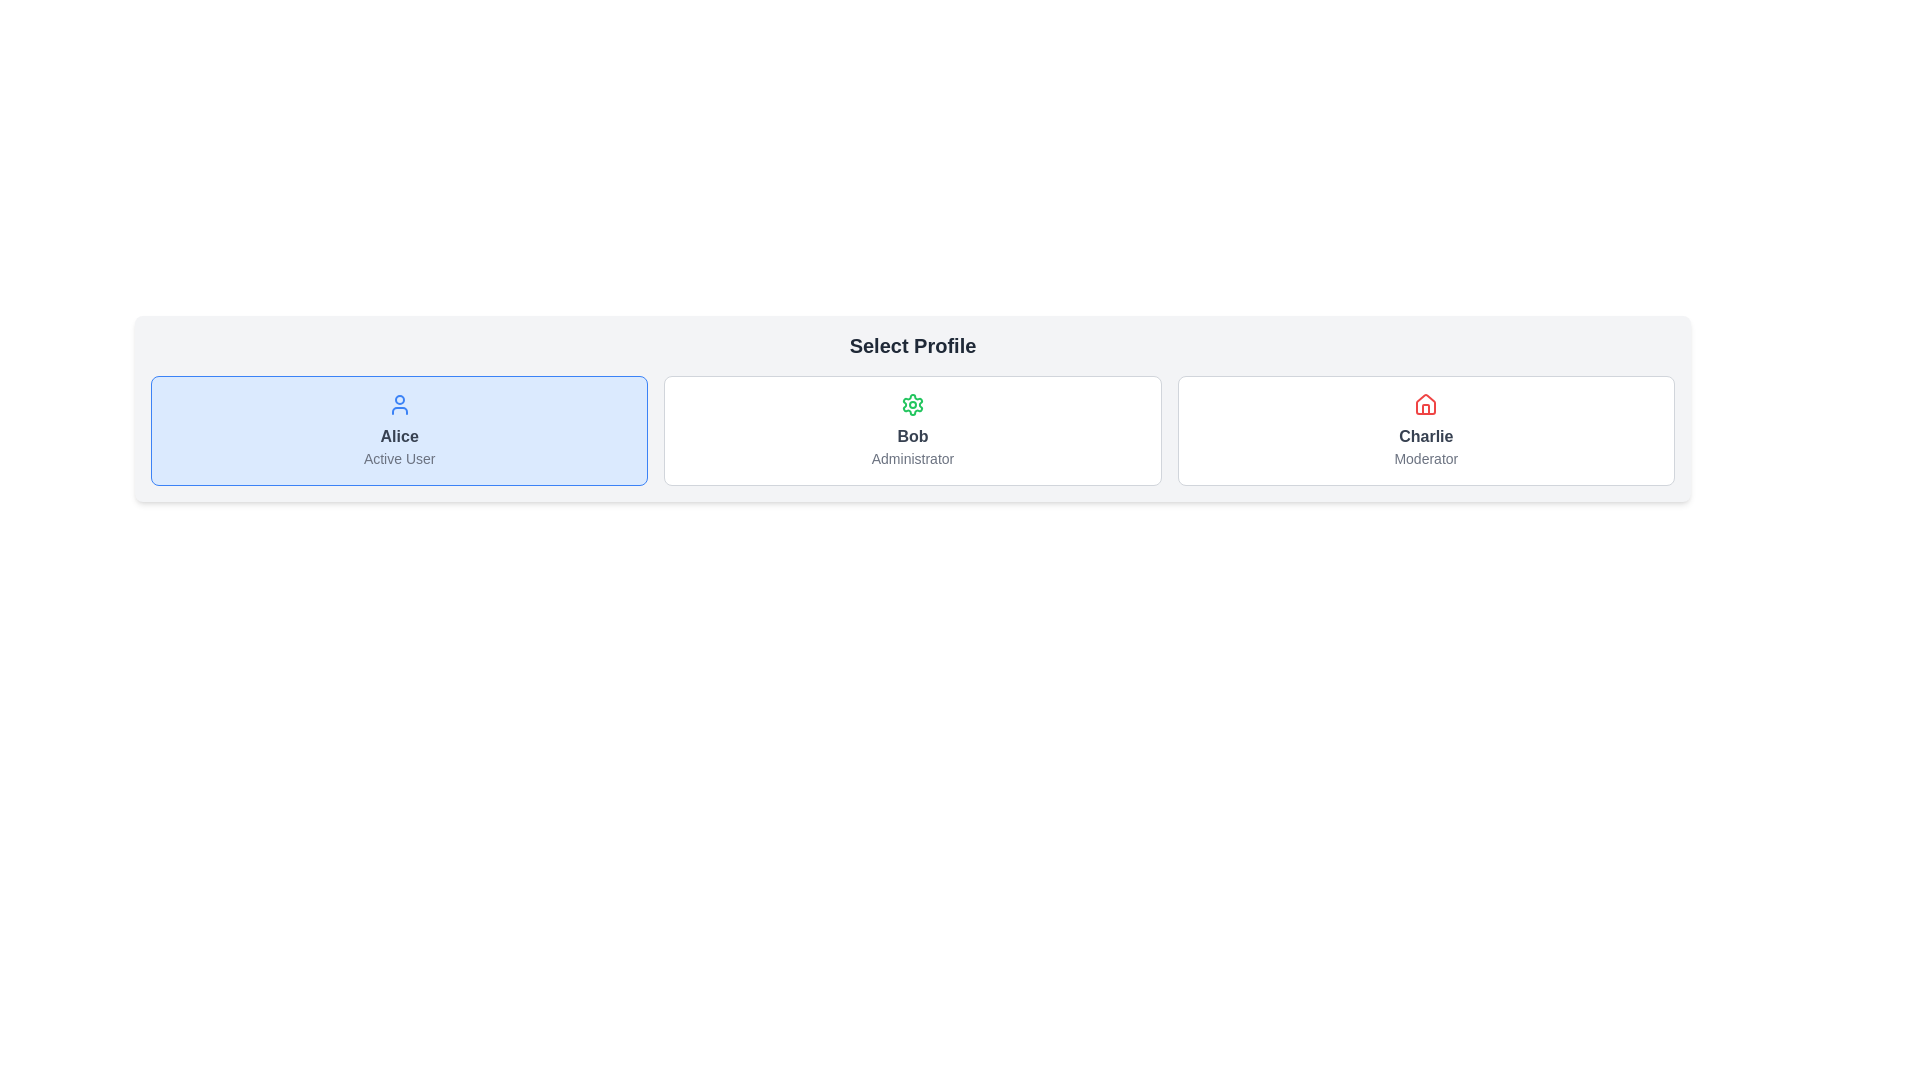 The height and width of the screenshot is (1080, 1920). What do you see at coordinates (911, 435) in the screenshot?
I see `the bold text displaying the name 'Bob'` at bounding box center [911, 435].